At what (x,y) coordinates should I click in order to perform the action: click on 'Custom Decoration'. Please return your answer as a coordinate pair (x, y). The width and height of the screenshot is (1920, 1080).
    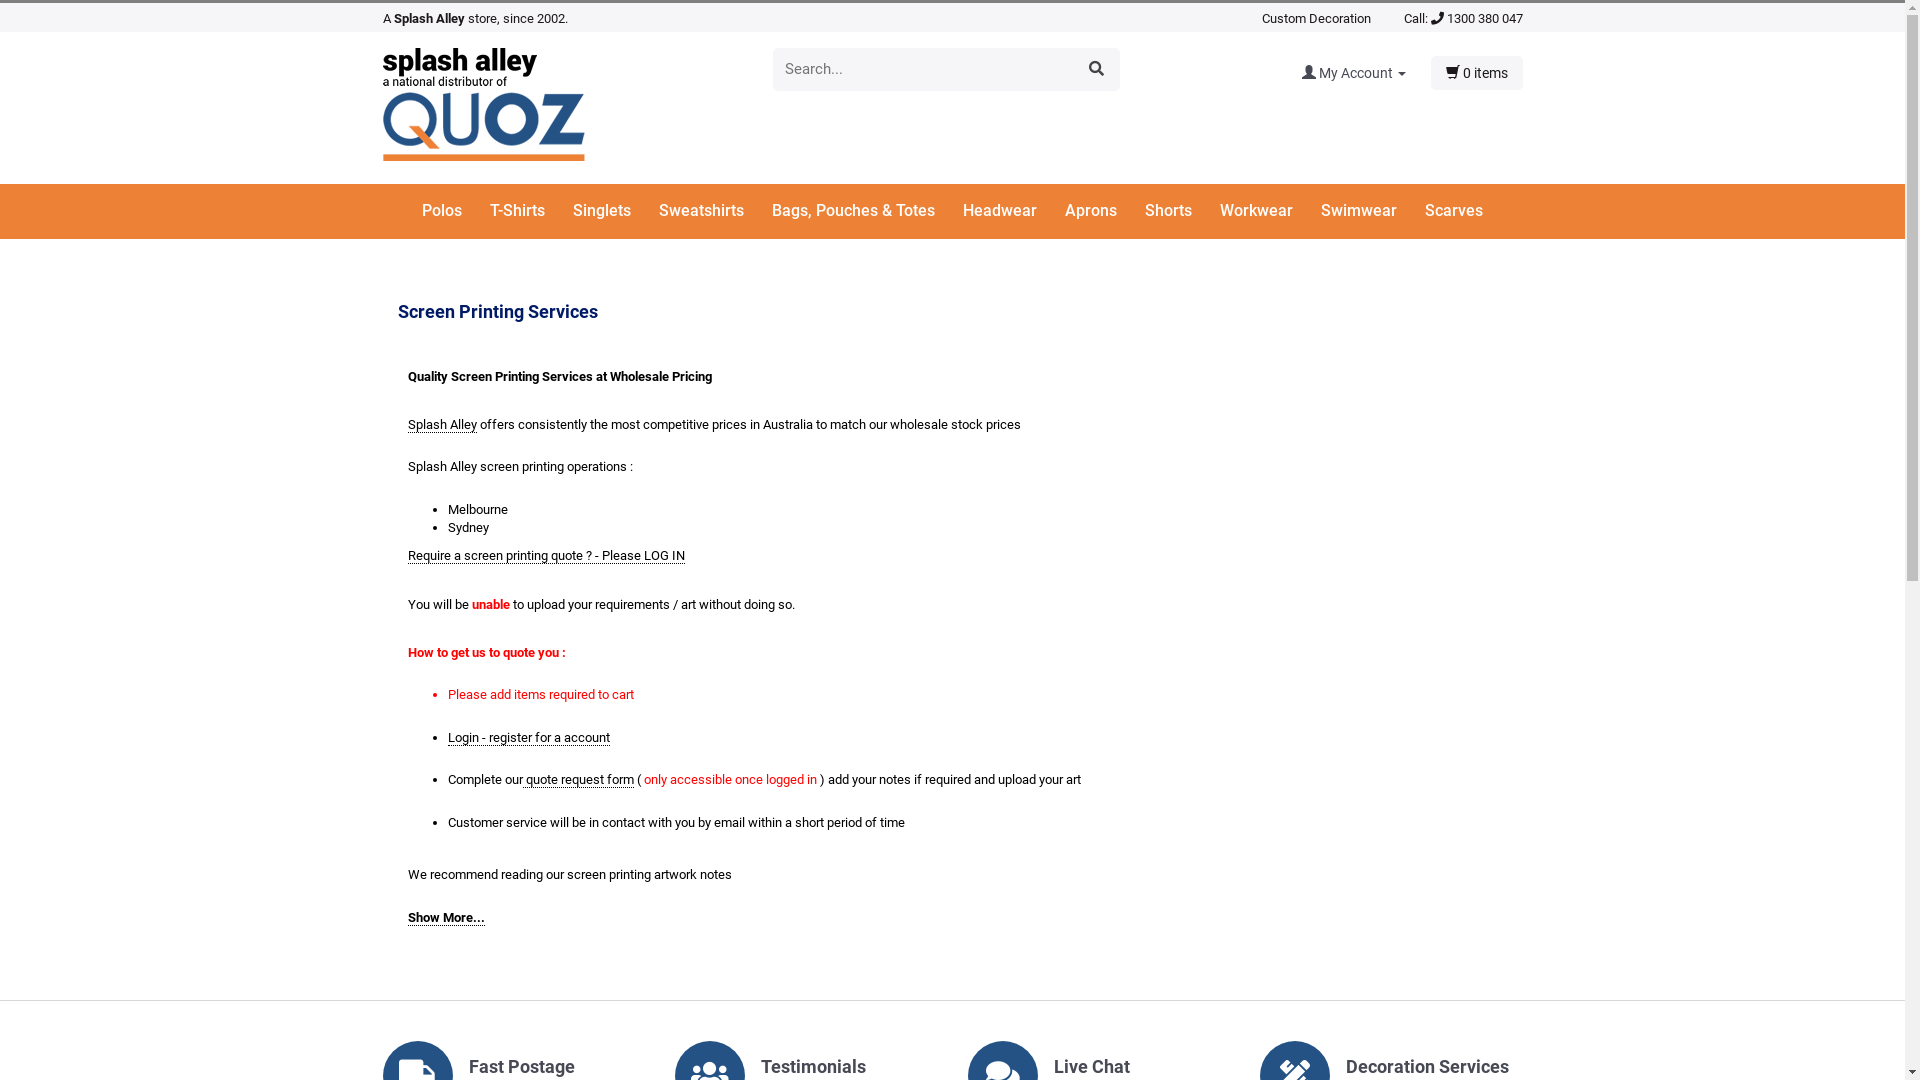
    Looking at the image, I should click on (1261, 18).